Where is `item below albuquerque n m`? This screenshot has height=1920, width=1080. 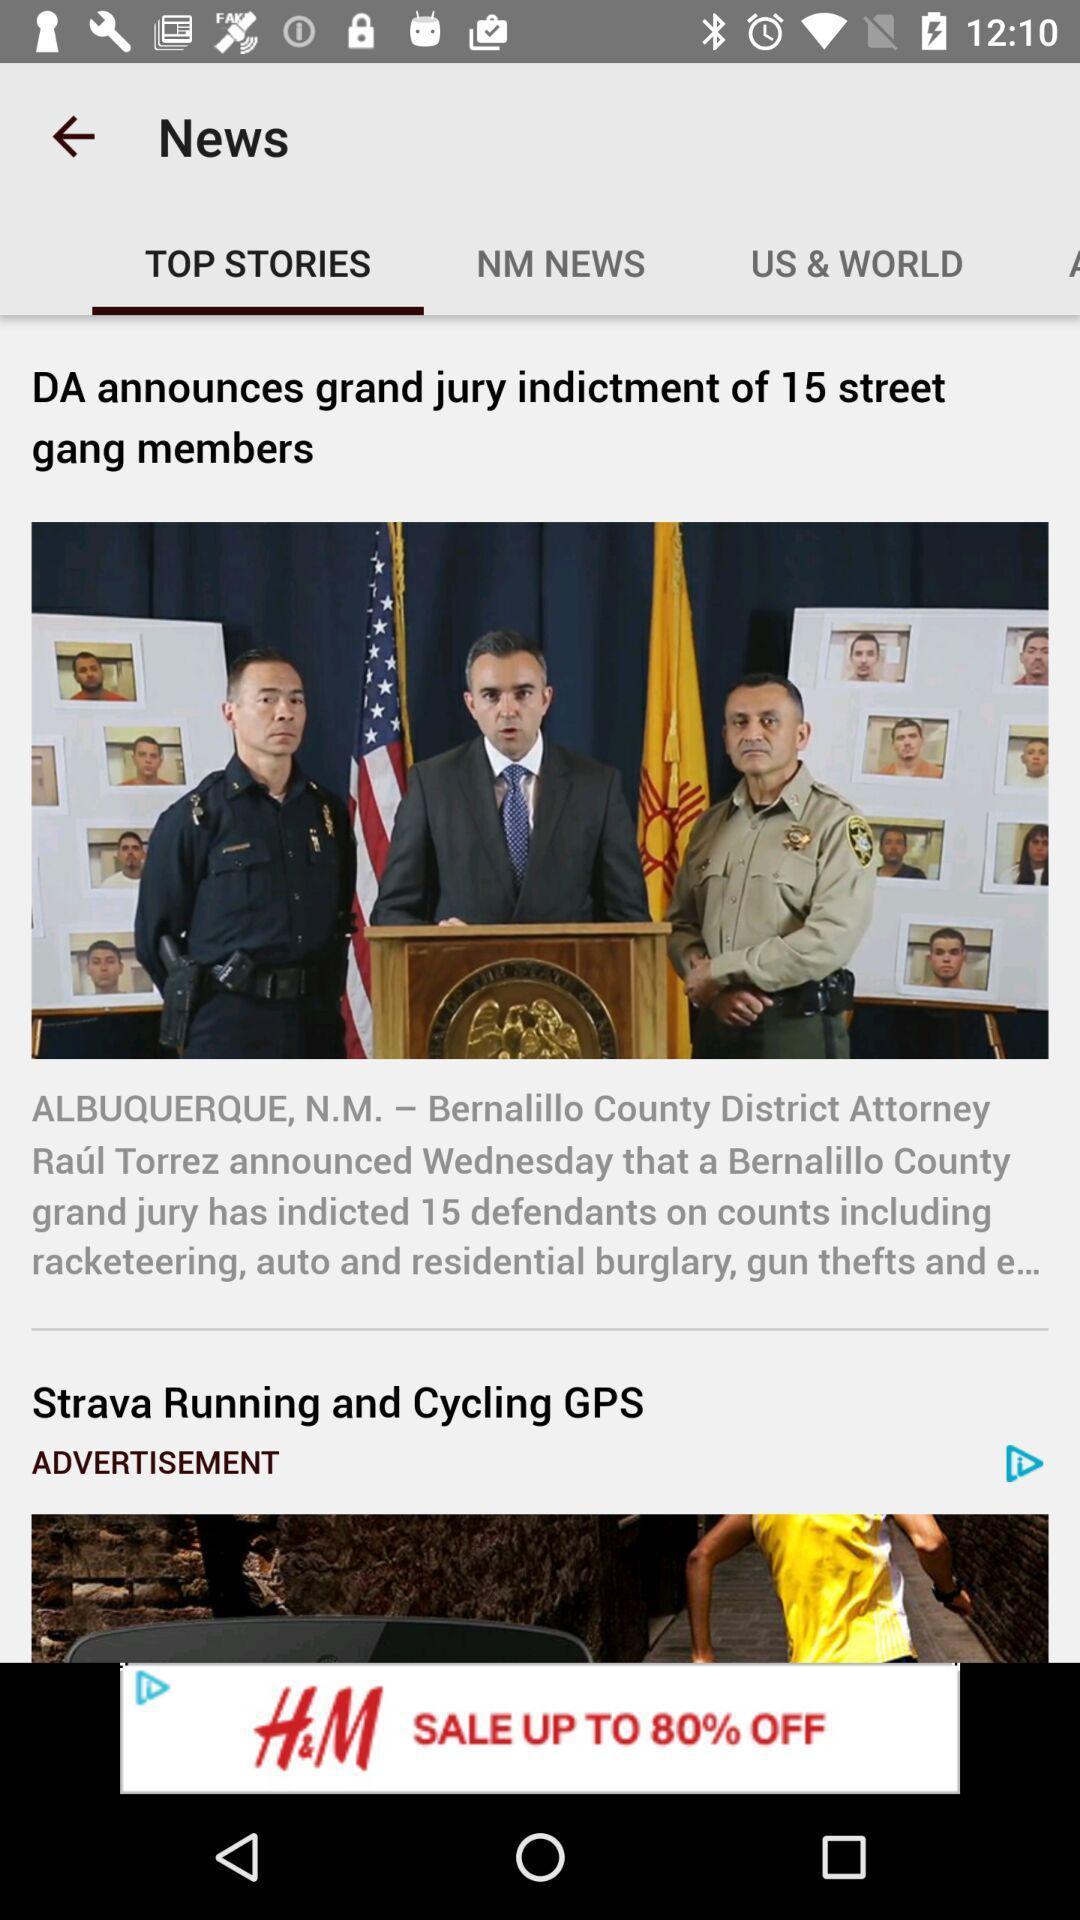 item below albuquerque n m is located at coordinates (540, 1400).